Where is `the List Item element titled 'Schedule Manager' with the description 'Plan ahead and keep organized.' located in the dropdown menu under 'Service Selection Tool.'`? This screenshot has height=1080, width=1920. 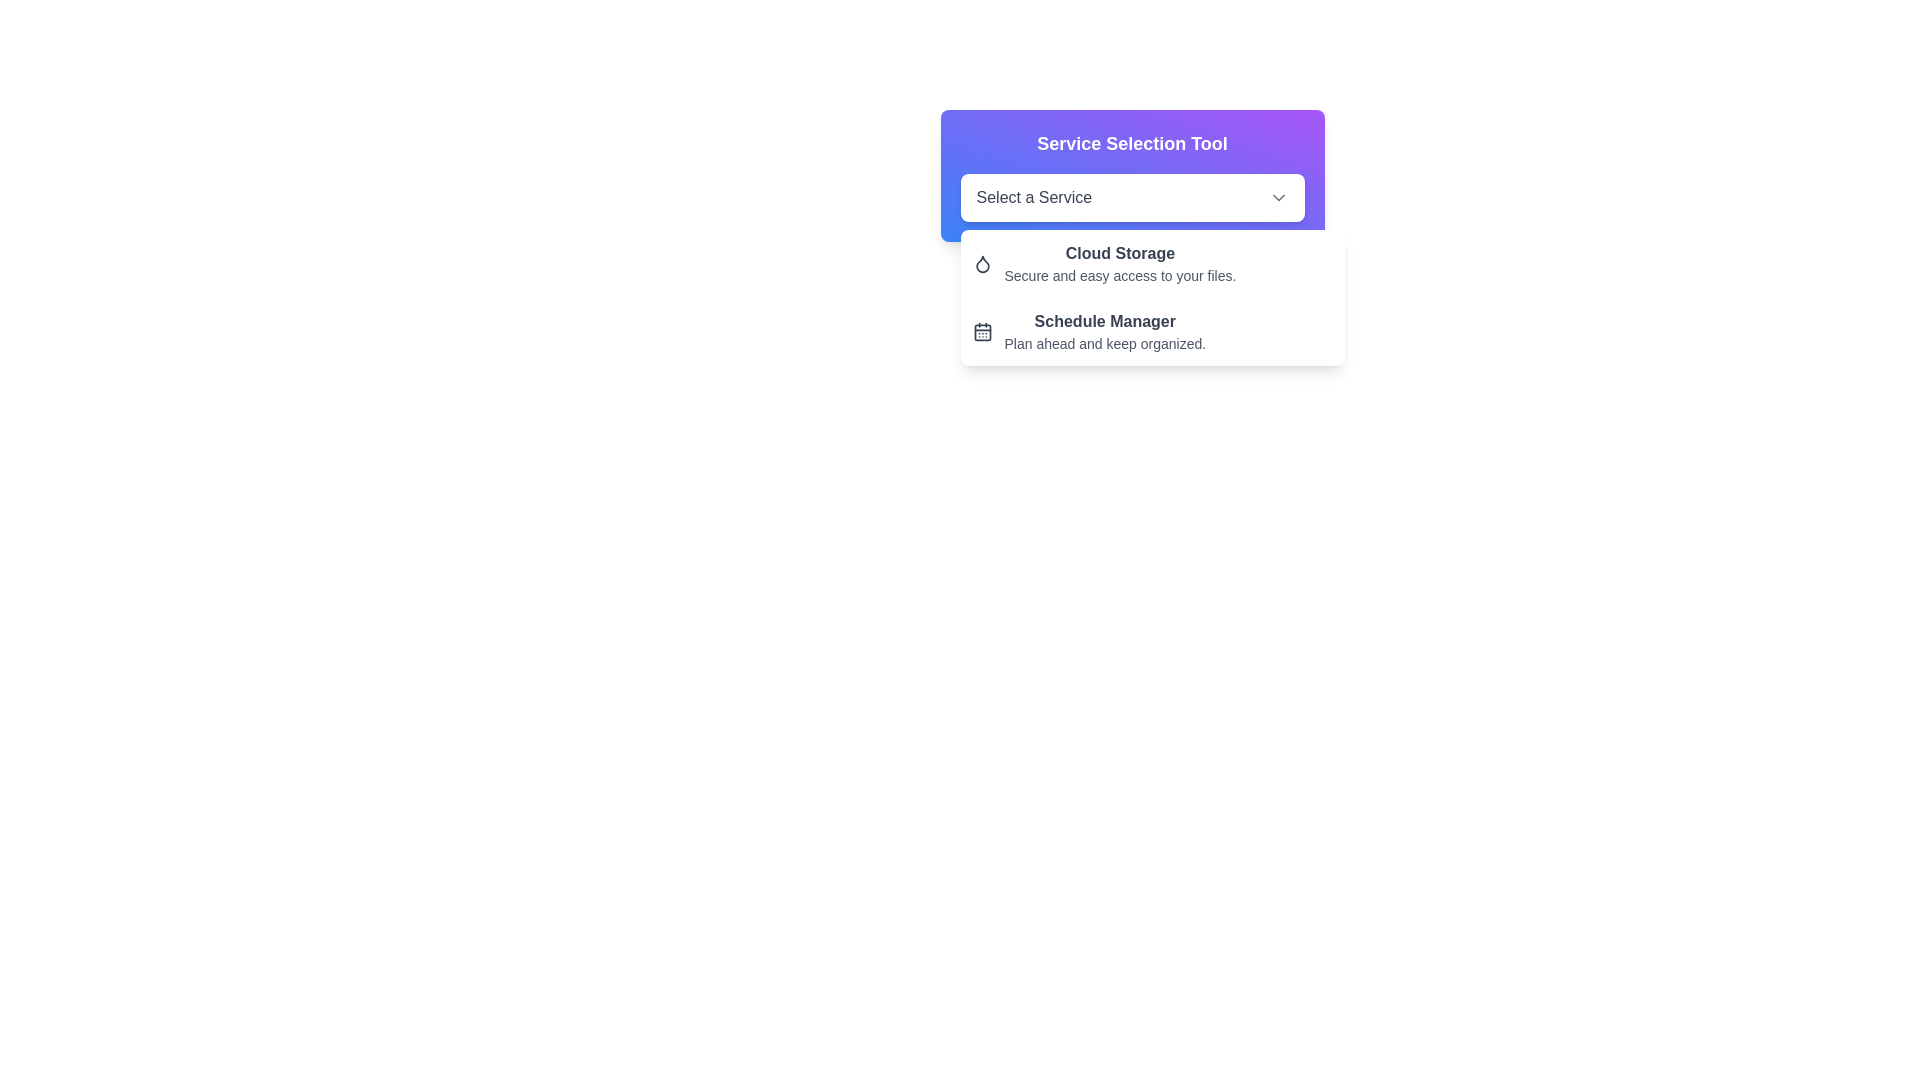 the List Item element titled 'Schedule Manager' with the description 'Plan ahead and keep organized.' located in the dropdown menu under 'Service Selection Tool.' is located at coordinates (1152, 330).